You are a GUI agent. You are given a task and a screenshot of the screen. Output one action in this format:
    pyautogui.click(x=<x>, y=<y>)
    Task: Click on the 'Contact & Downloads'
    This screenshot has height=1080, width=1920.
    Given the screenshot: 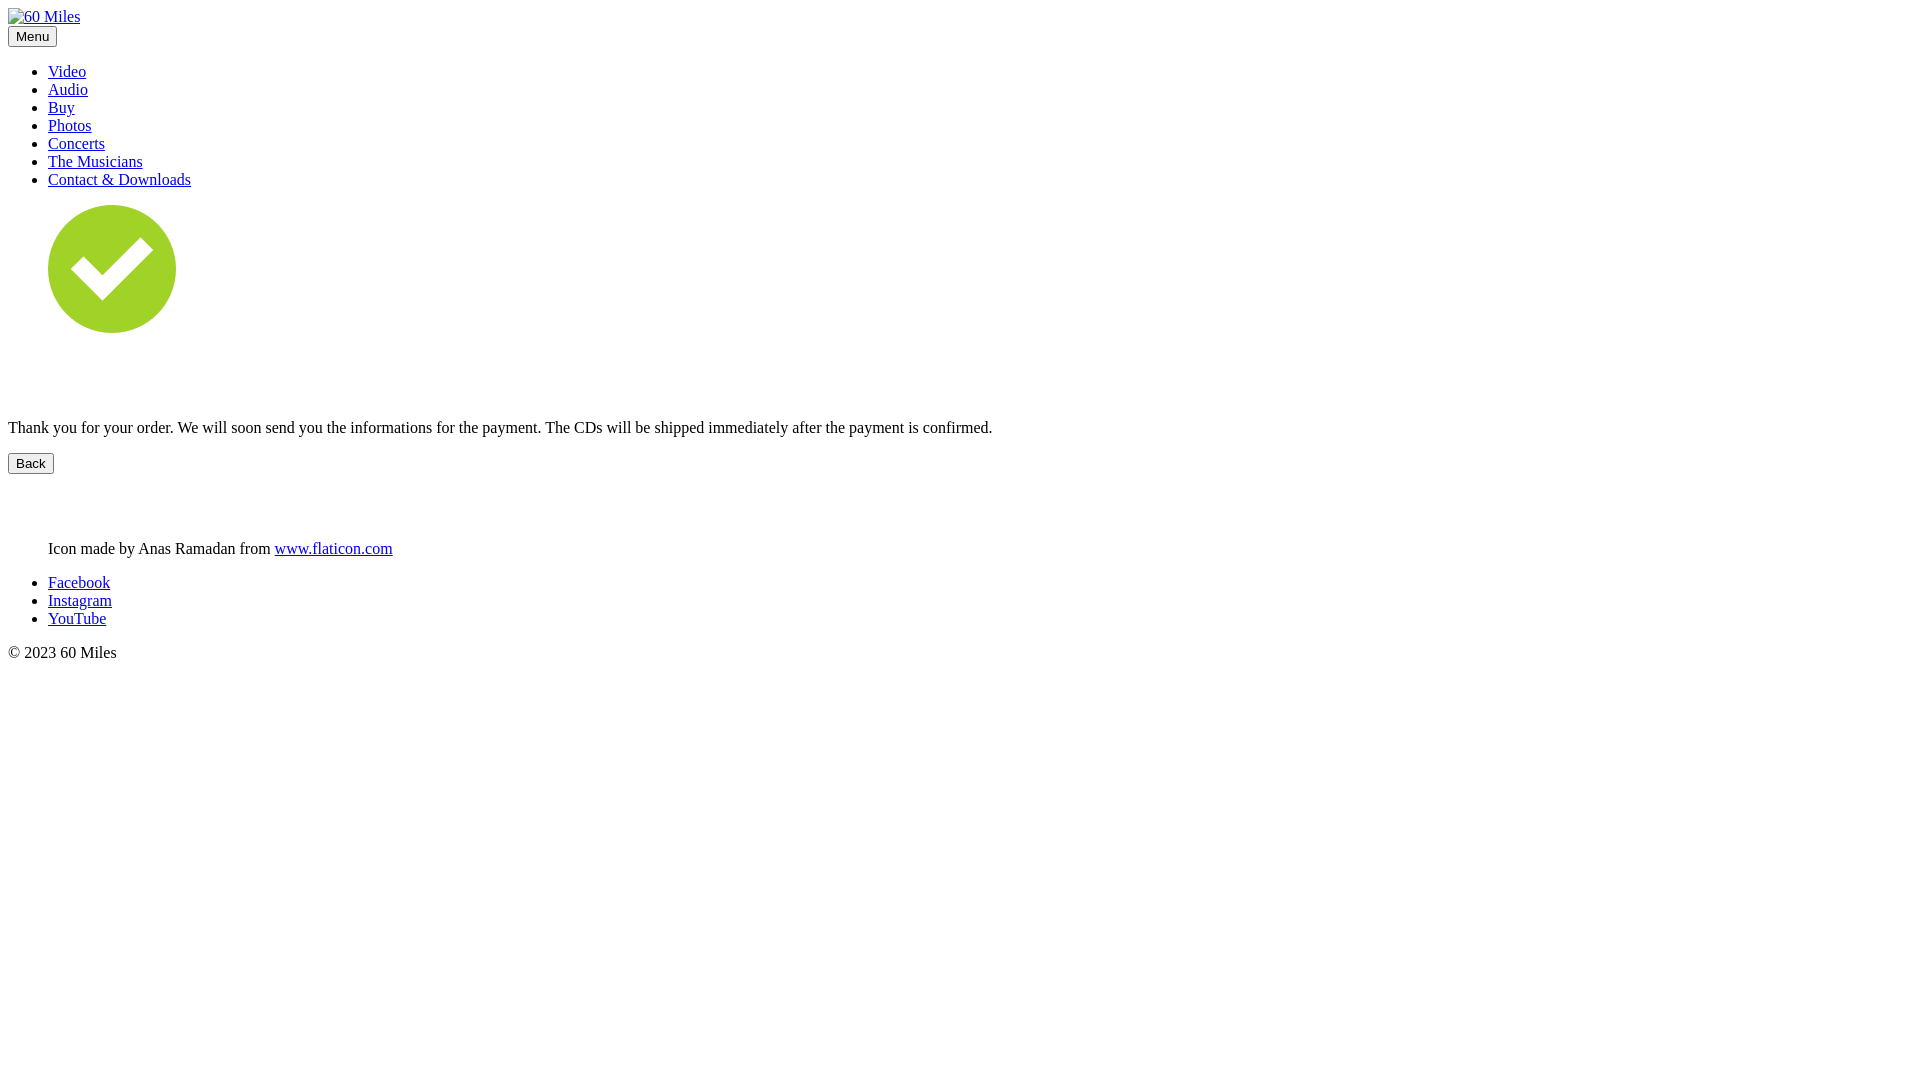 What is the action you would take?
    pyautogui.click(x=118, y=178)
    